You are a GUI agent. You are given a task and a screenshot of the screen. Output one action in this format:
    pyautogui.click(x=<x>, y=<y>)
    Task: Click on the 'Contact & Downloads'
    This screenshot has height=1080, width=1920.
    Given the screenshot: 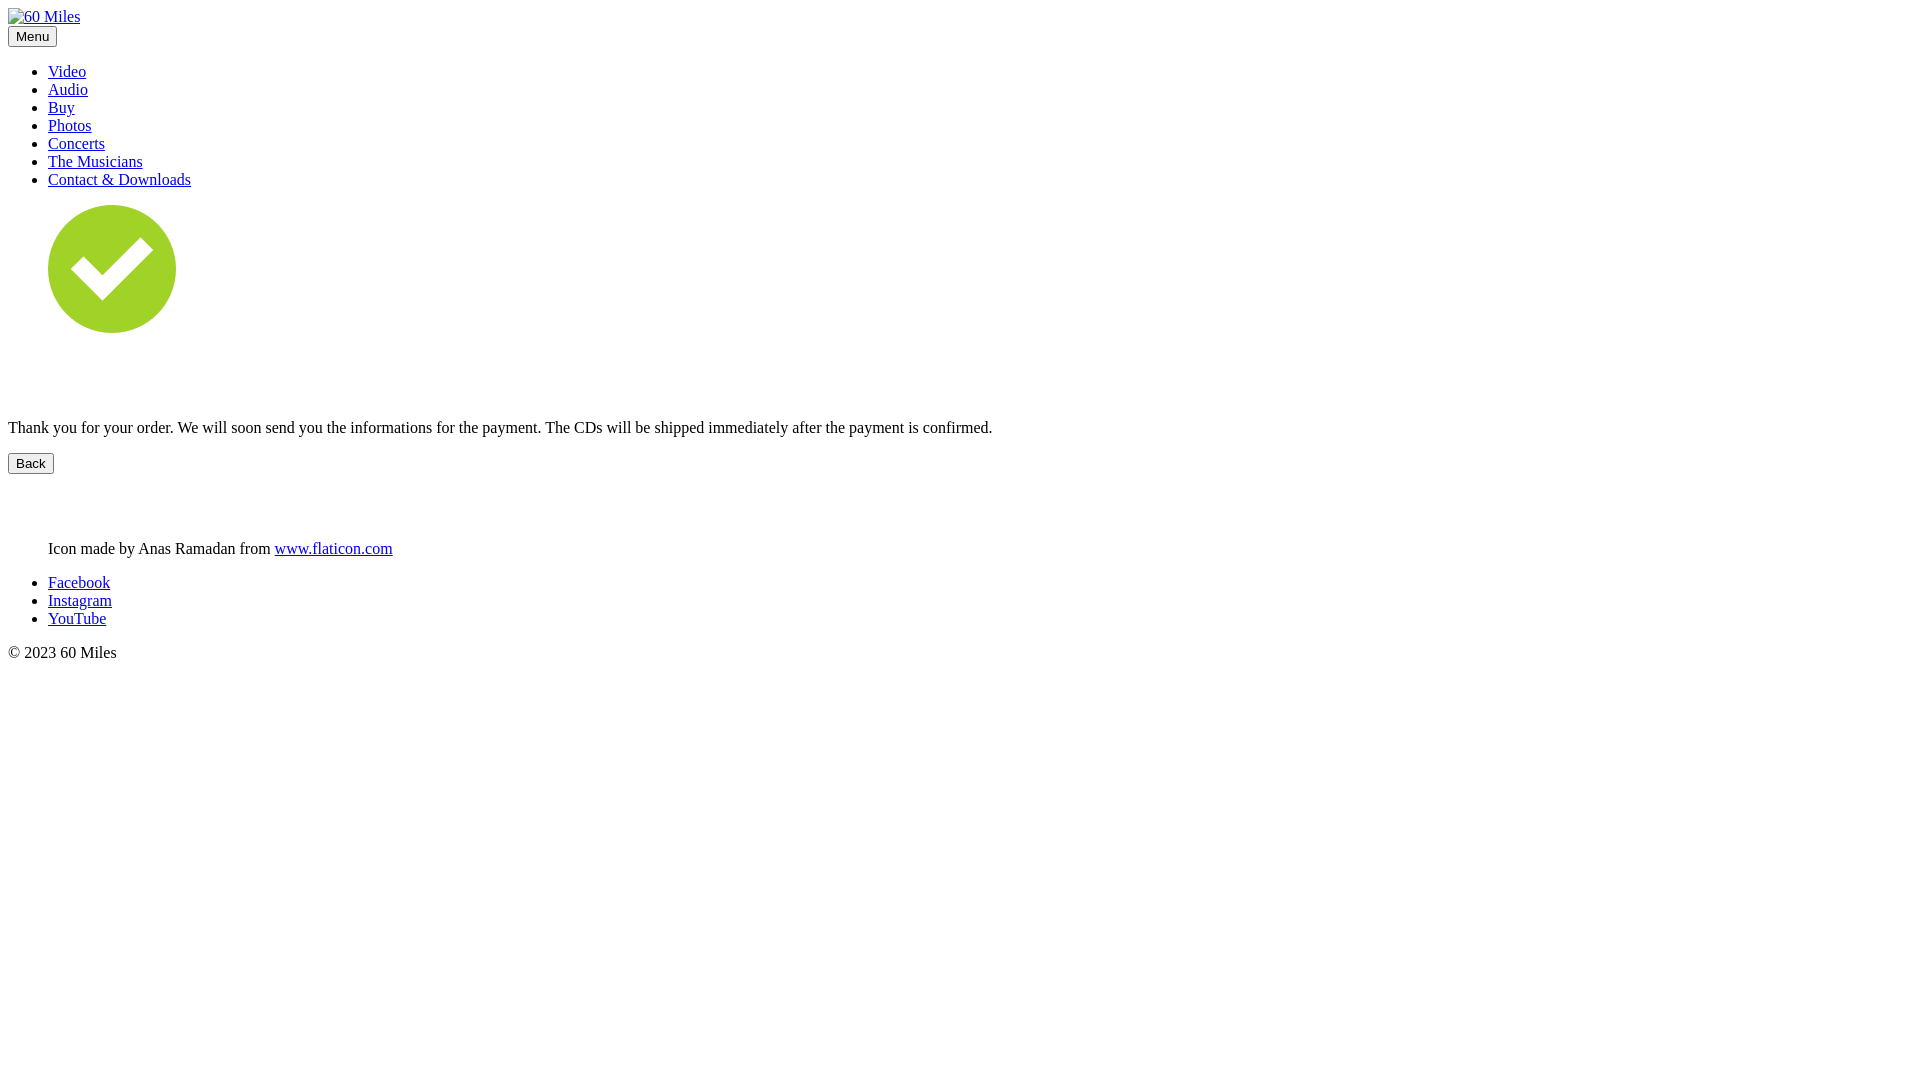 What is the action you would take?
    pyautogui.click(x=118, y=178)
    